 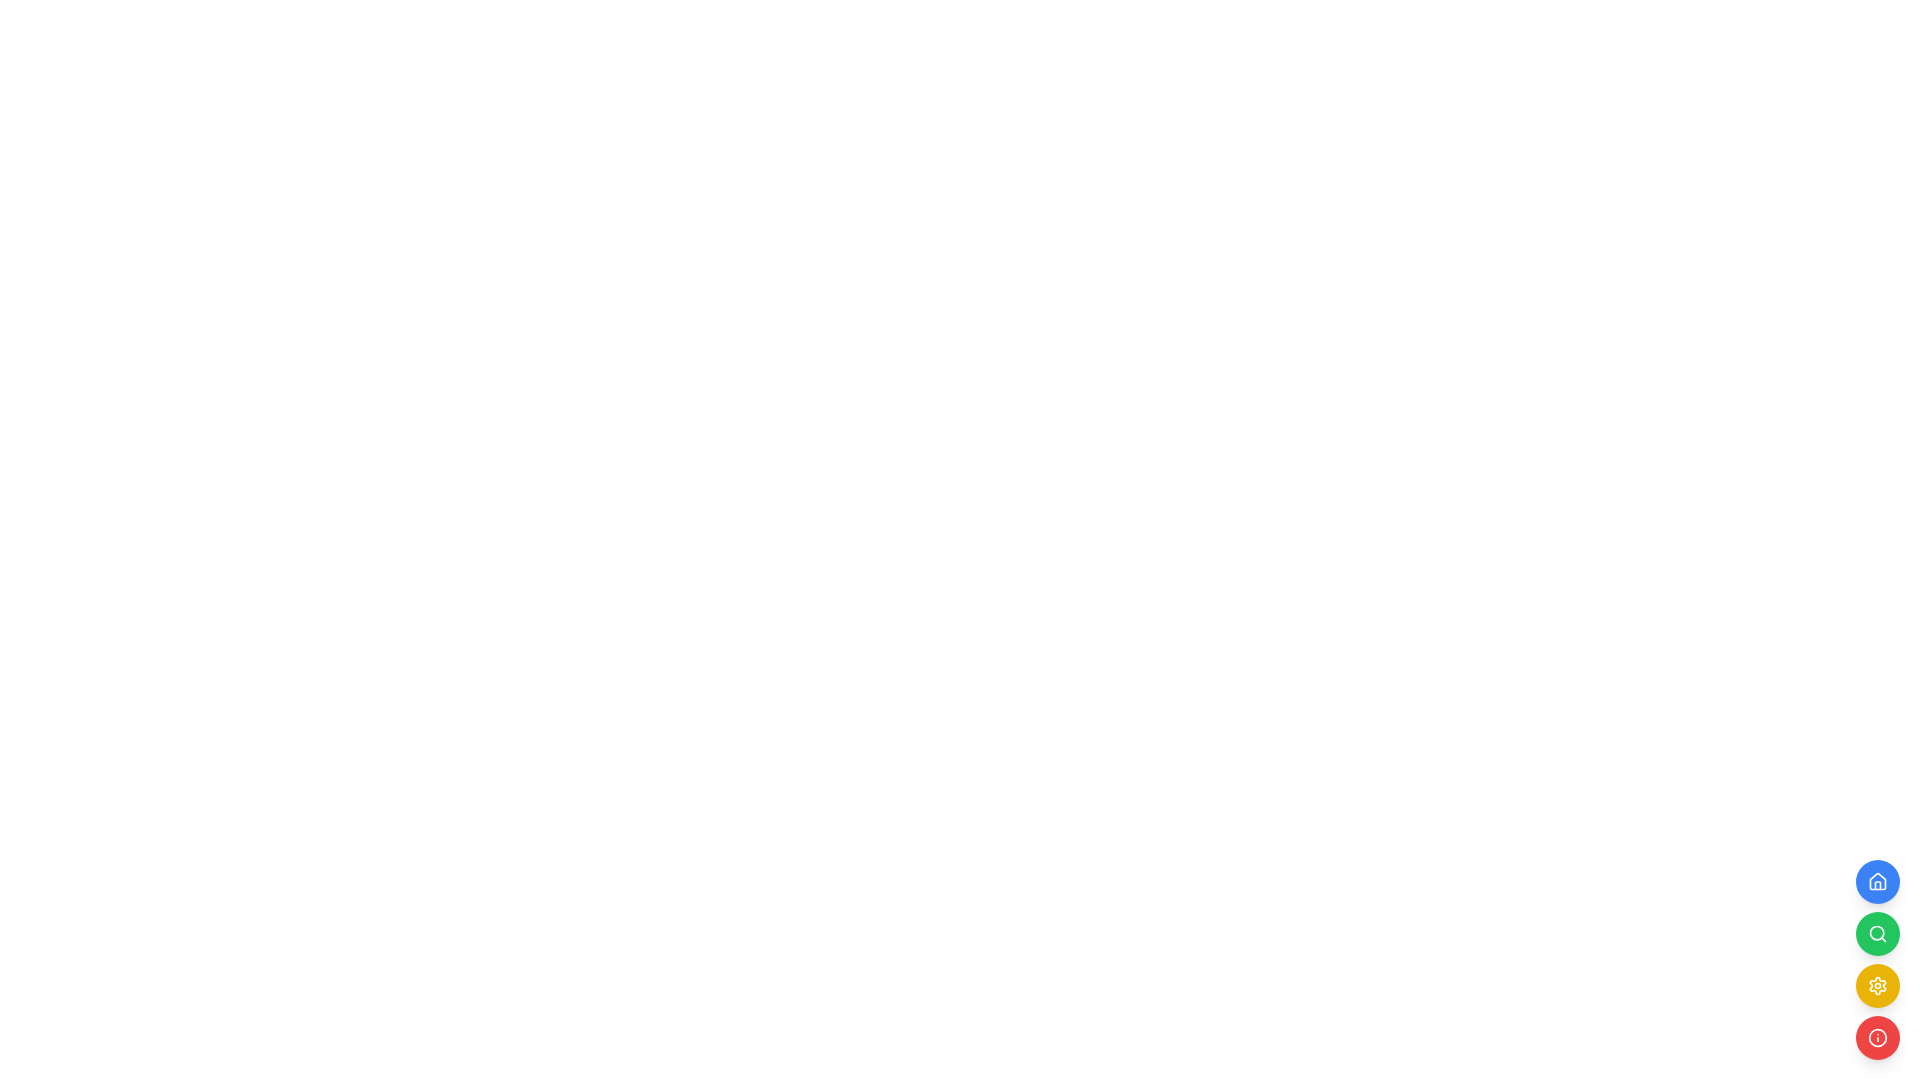 I want to click on the search button, so click(x=1876, y=933).